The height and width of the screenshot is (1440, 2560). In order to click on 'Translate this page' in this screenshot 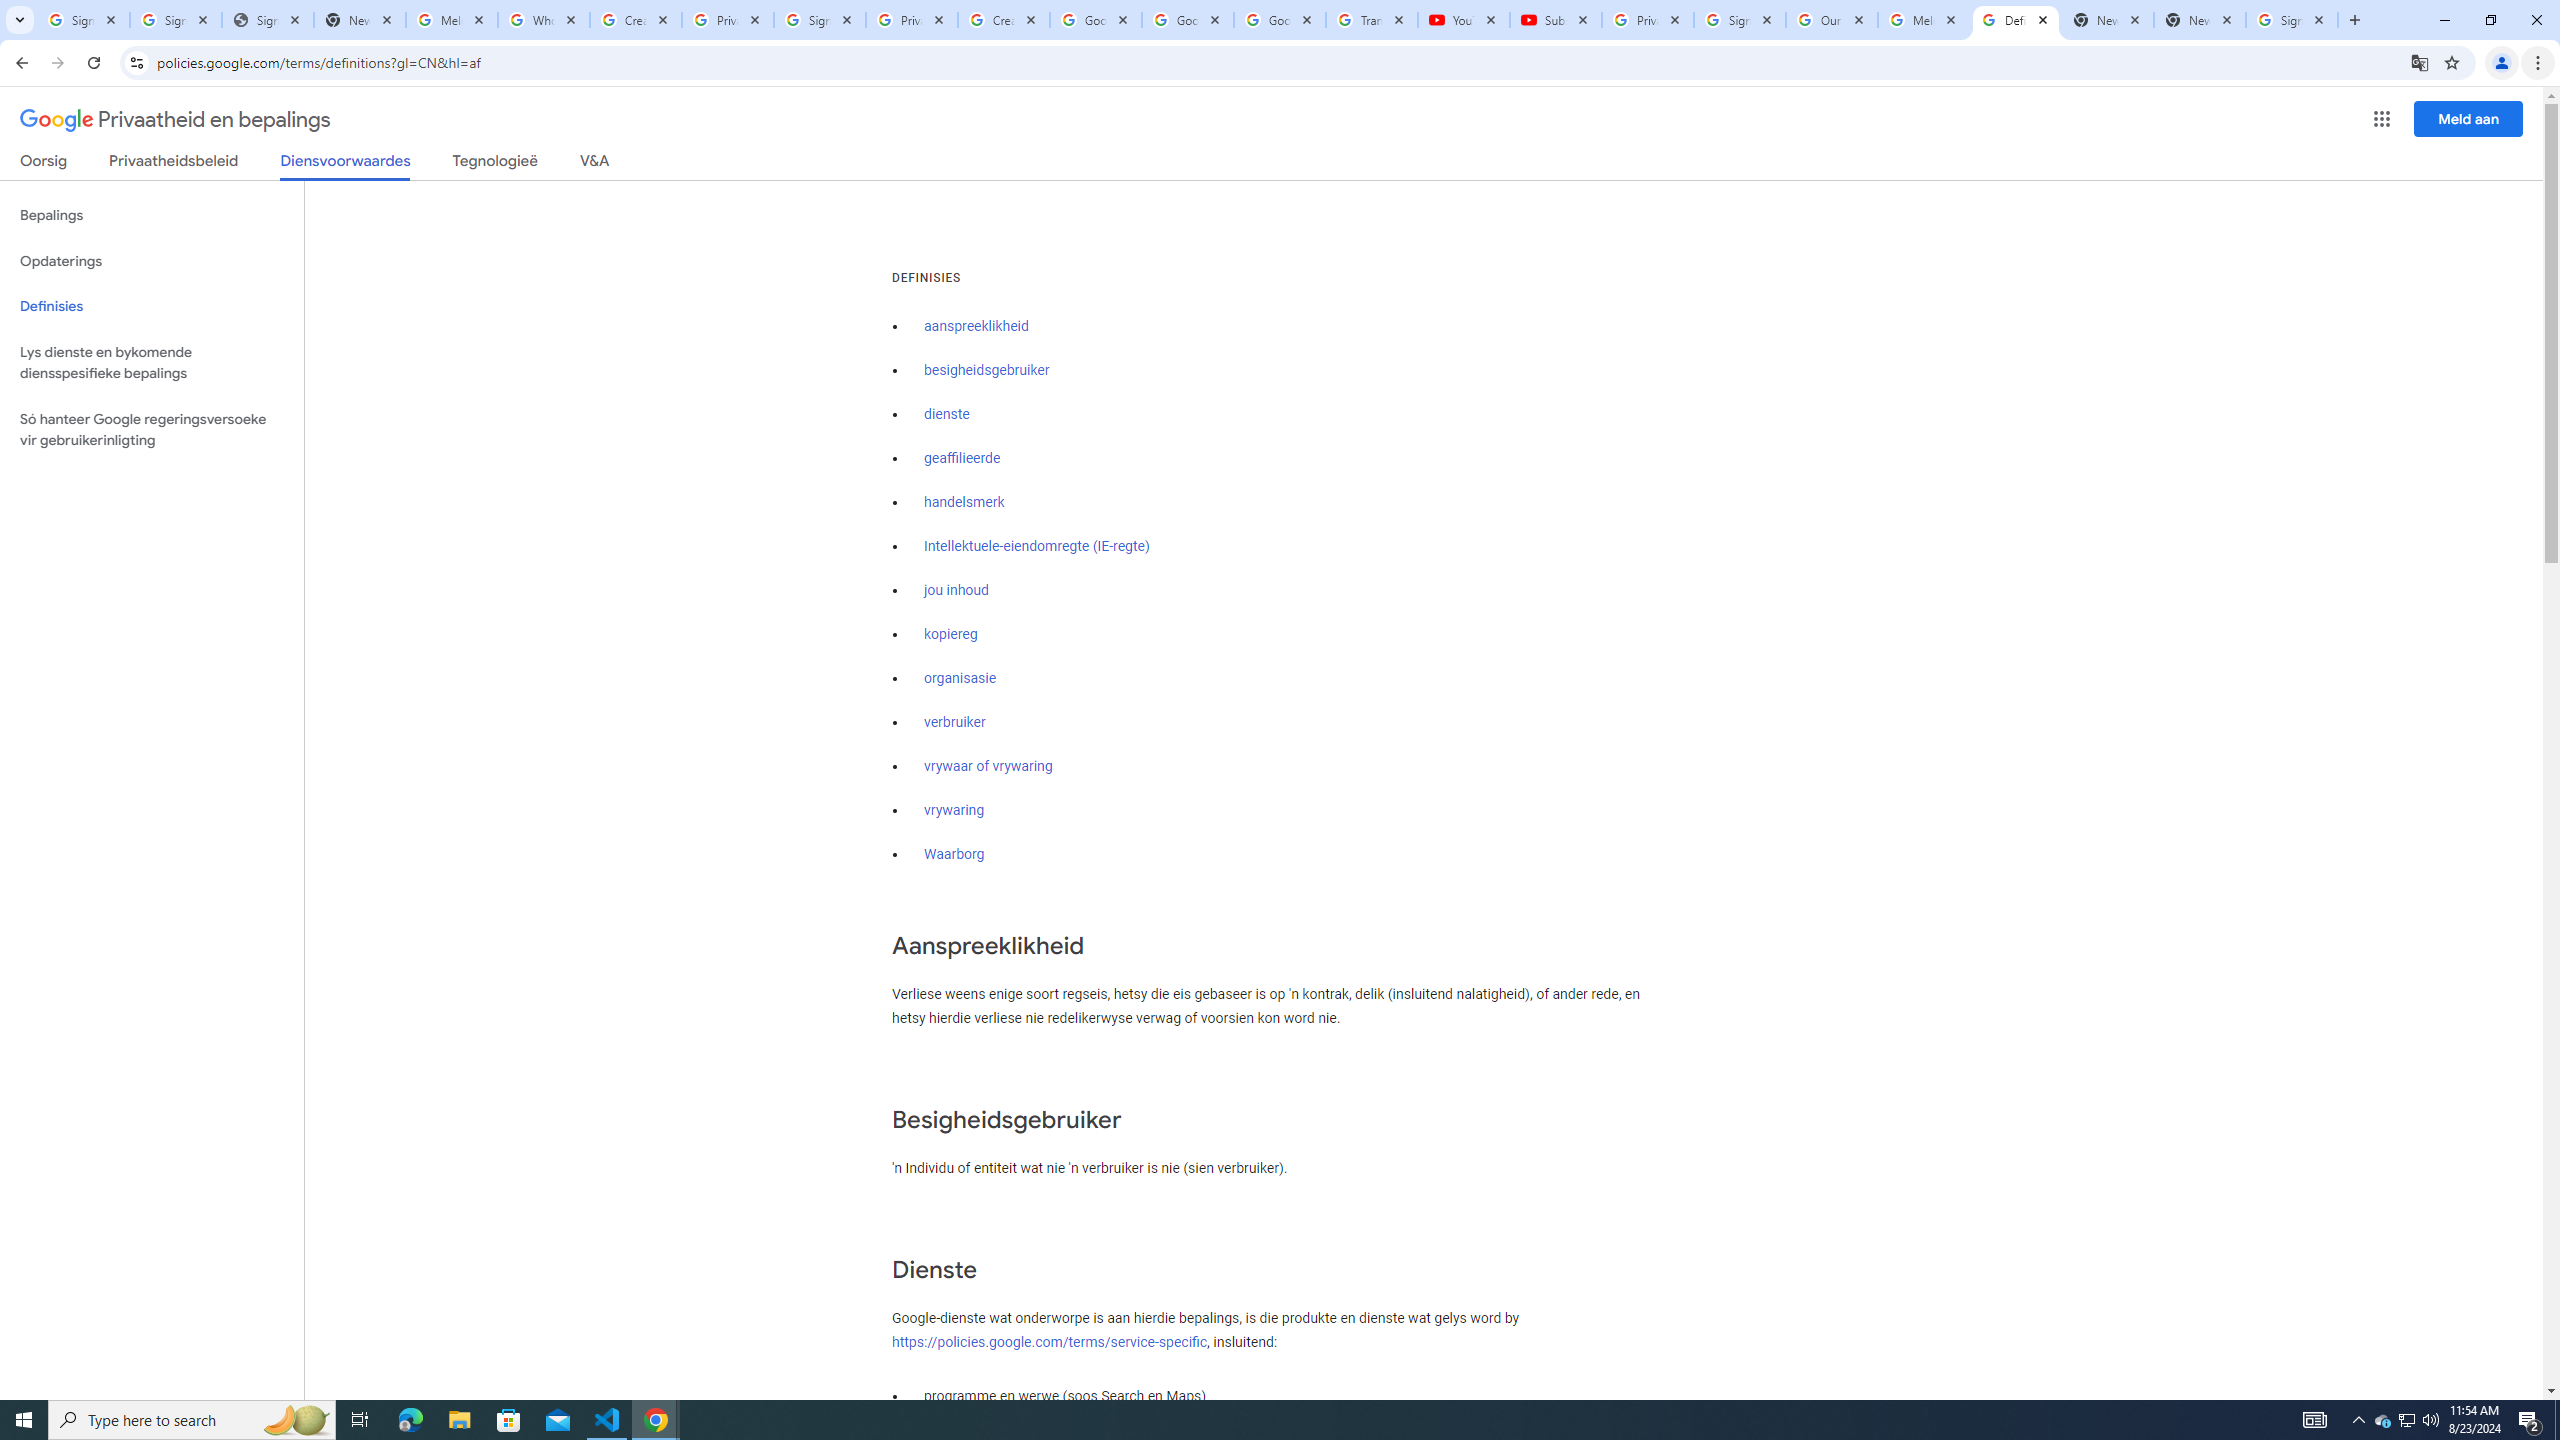, I will do `click(2420, 61)`.